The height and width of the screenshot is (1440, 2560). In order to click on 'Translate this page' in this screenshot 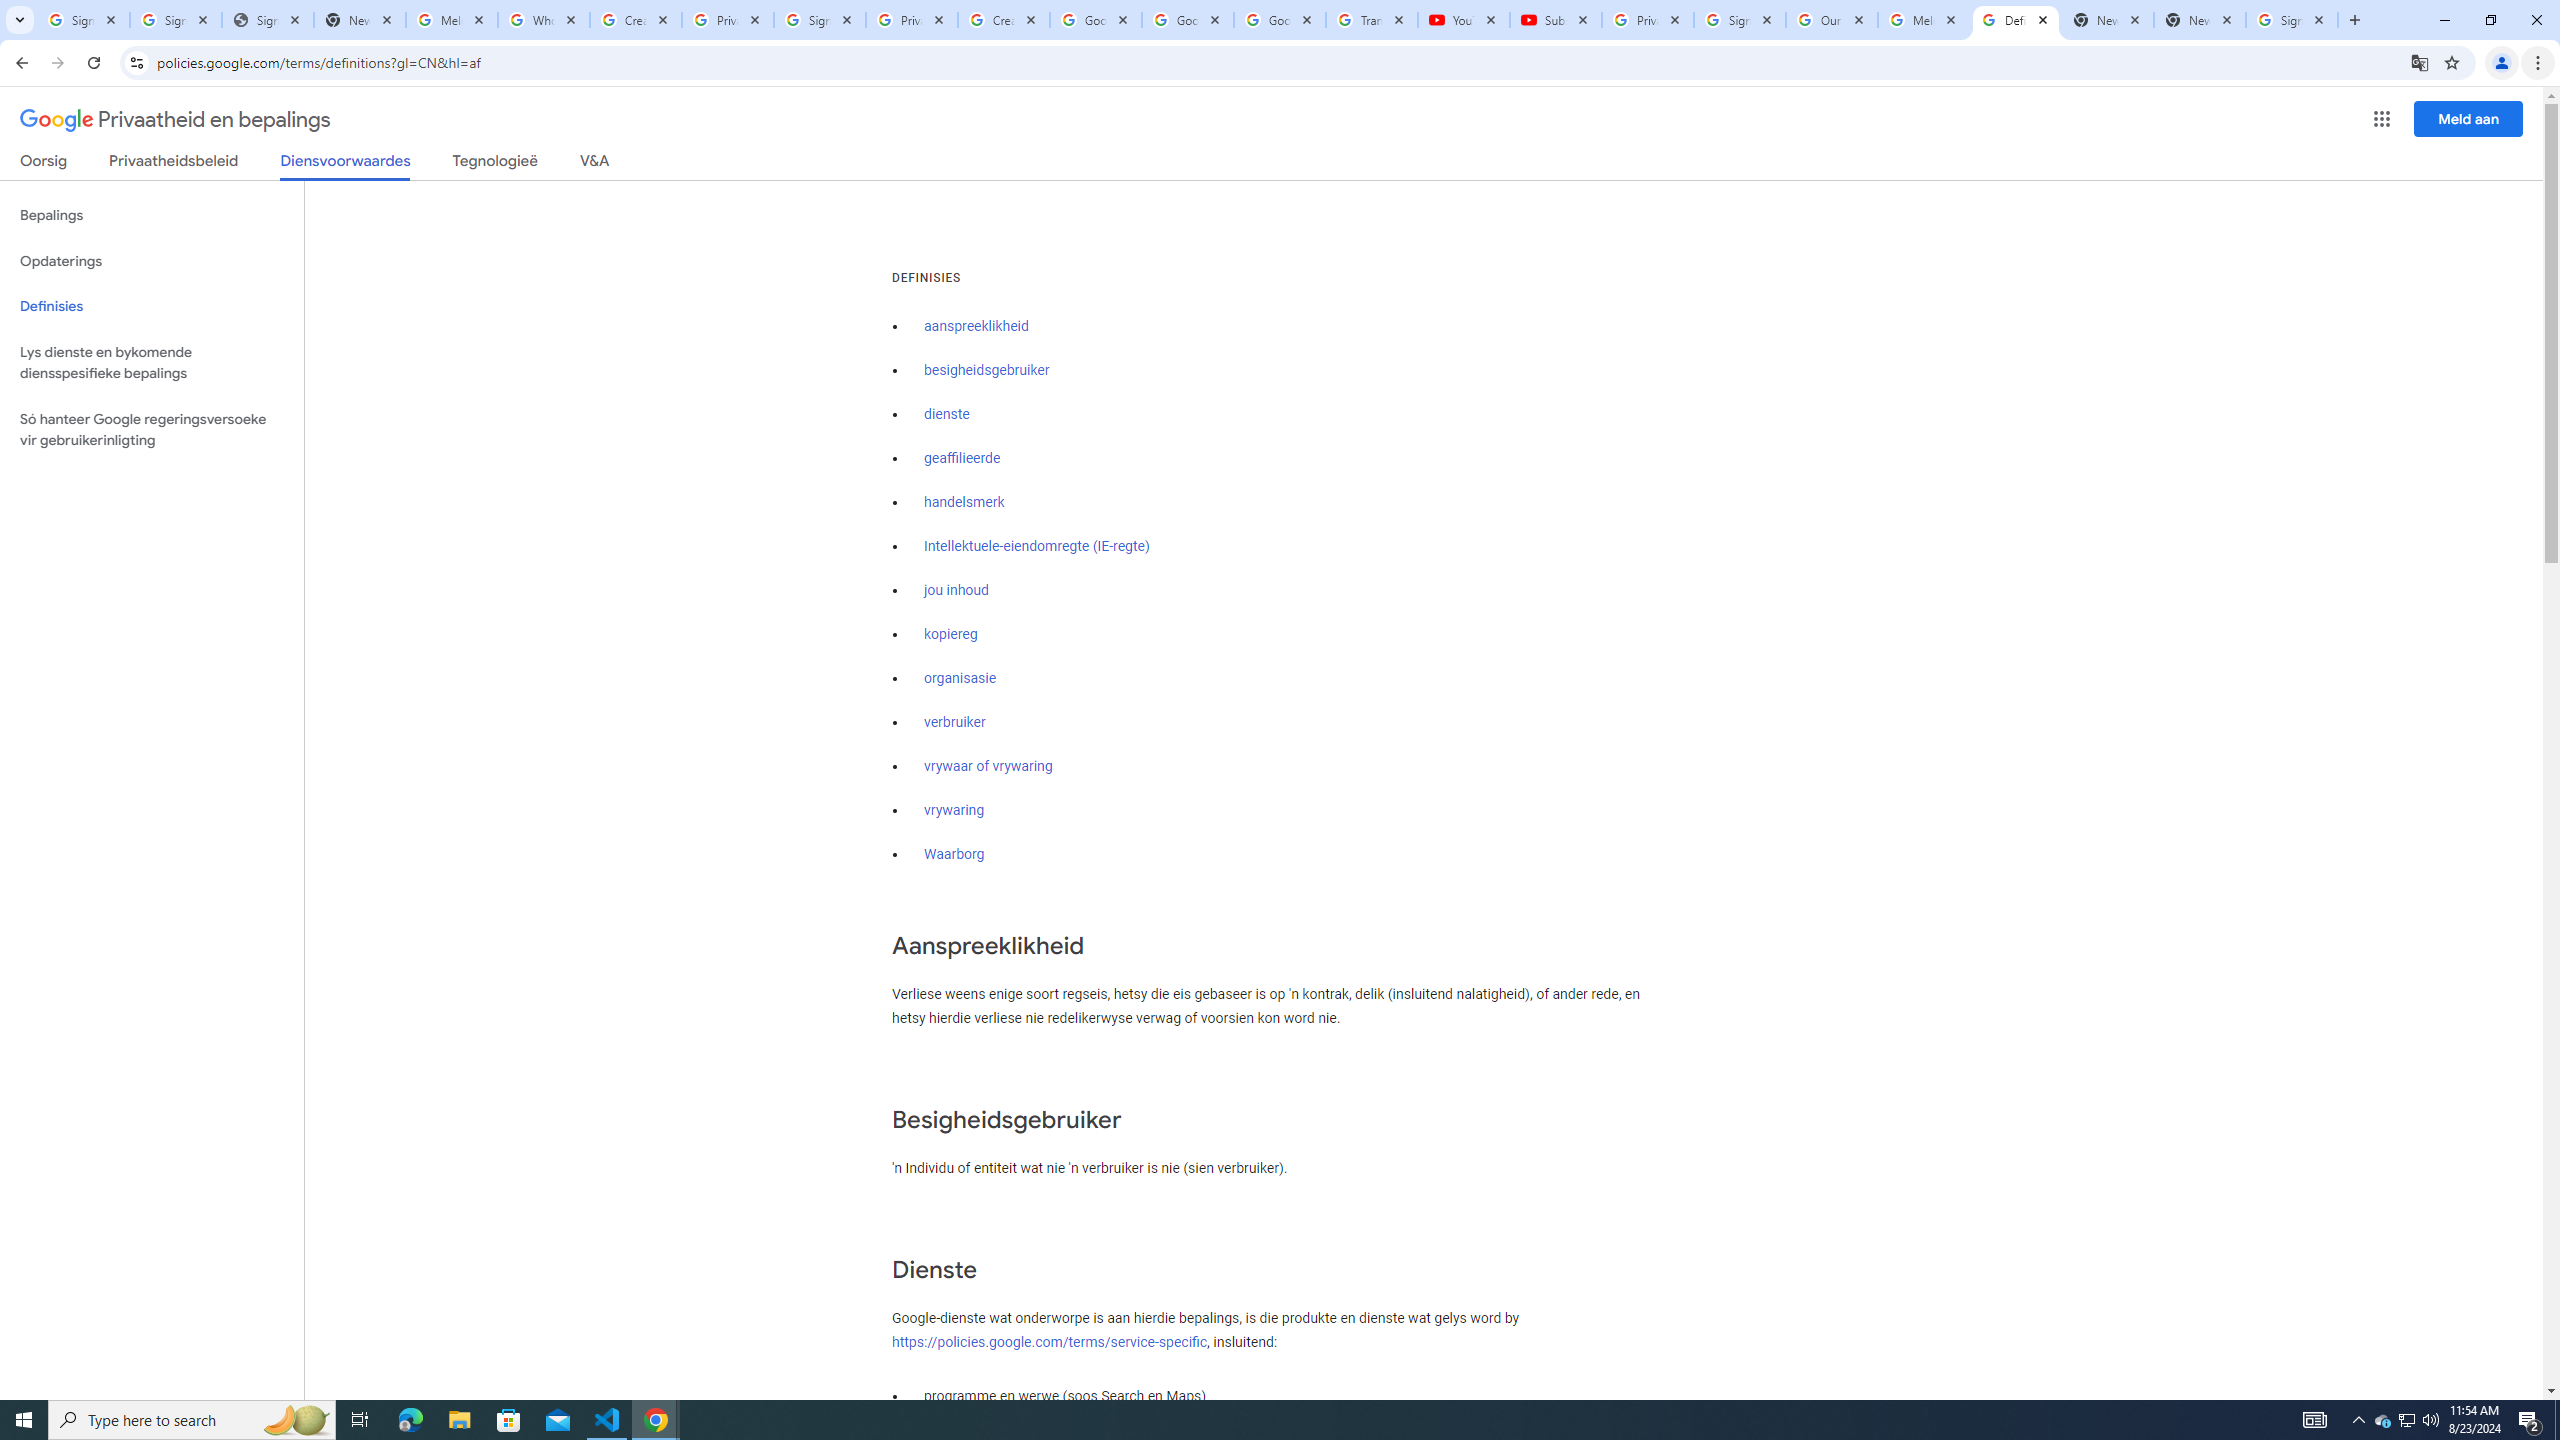, I will do `click(2420, 61)`.